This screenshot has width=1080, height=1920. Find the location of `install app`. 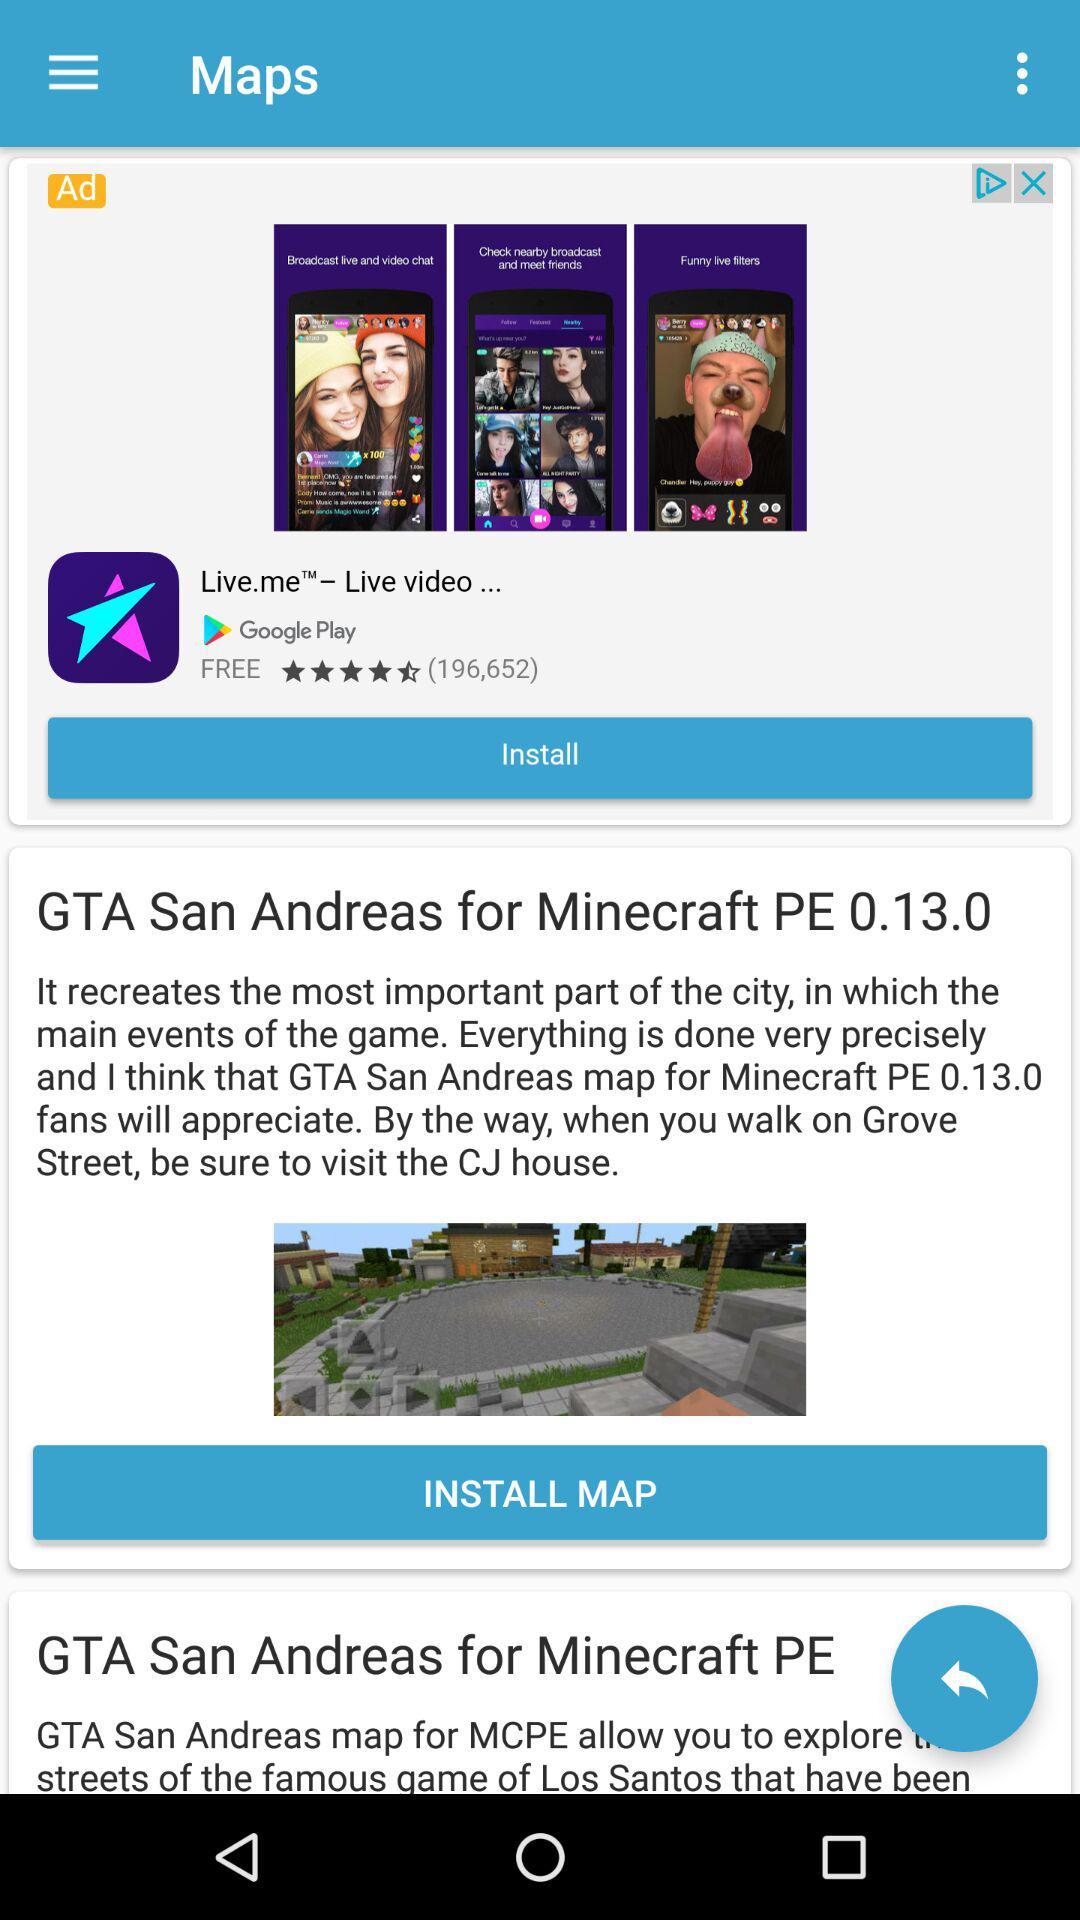

install app is located at coordinates (540, 491).